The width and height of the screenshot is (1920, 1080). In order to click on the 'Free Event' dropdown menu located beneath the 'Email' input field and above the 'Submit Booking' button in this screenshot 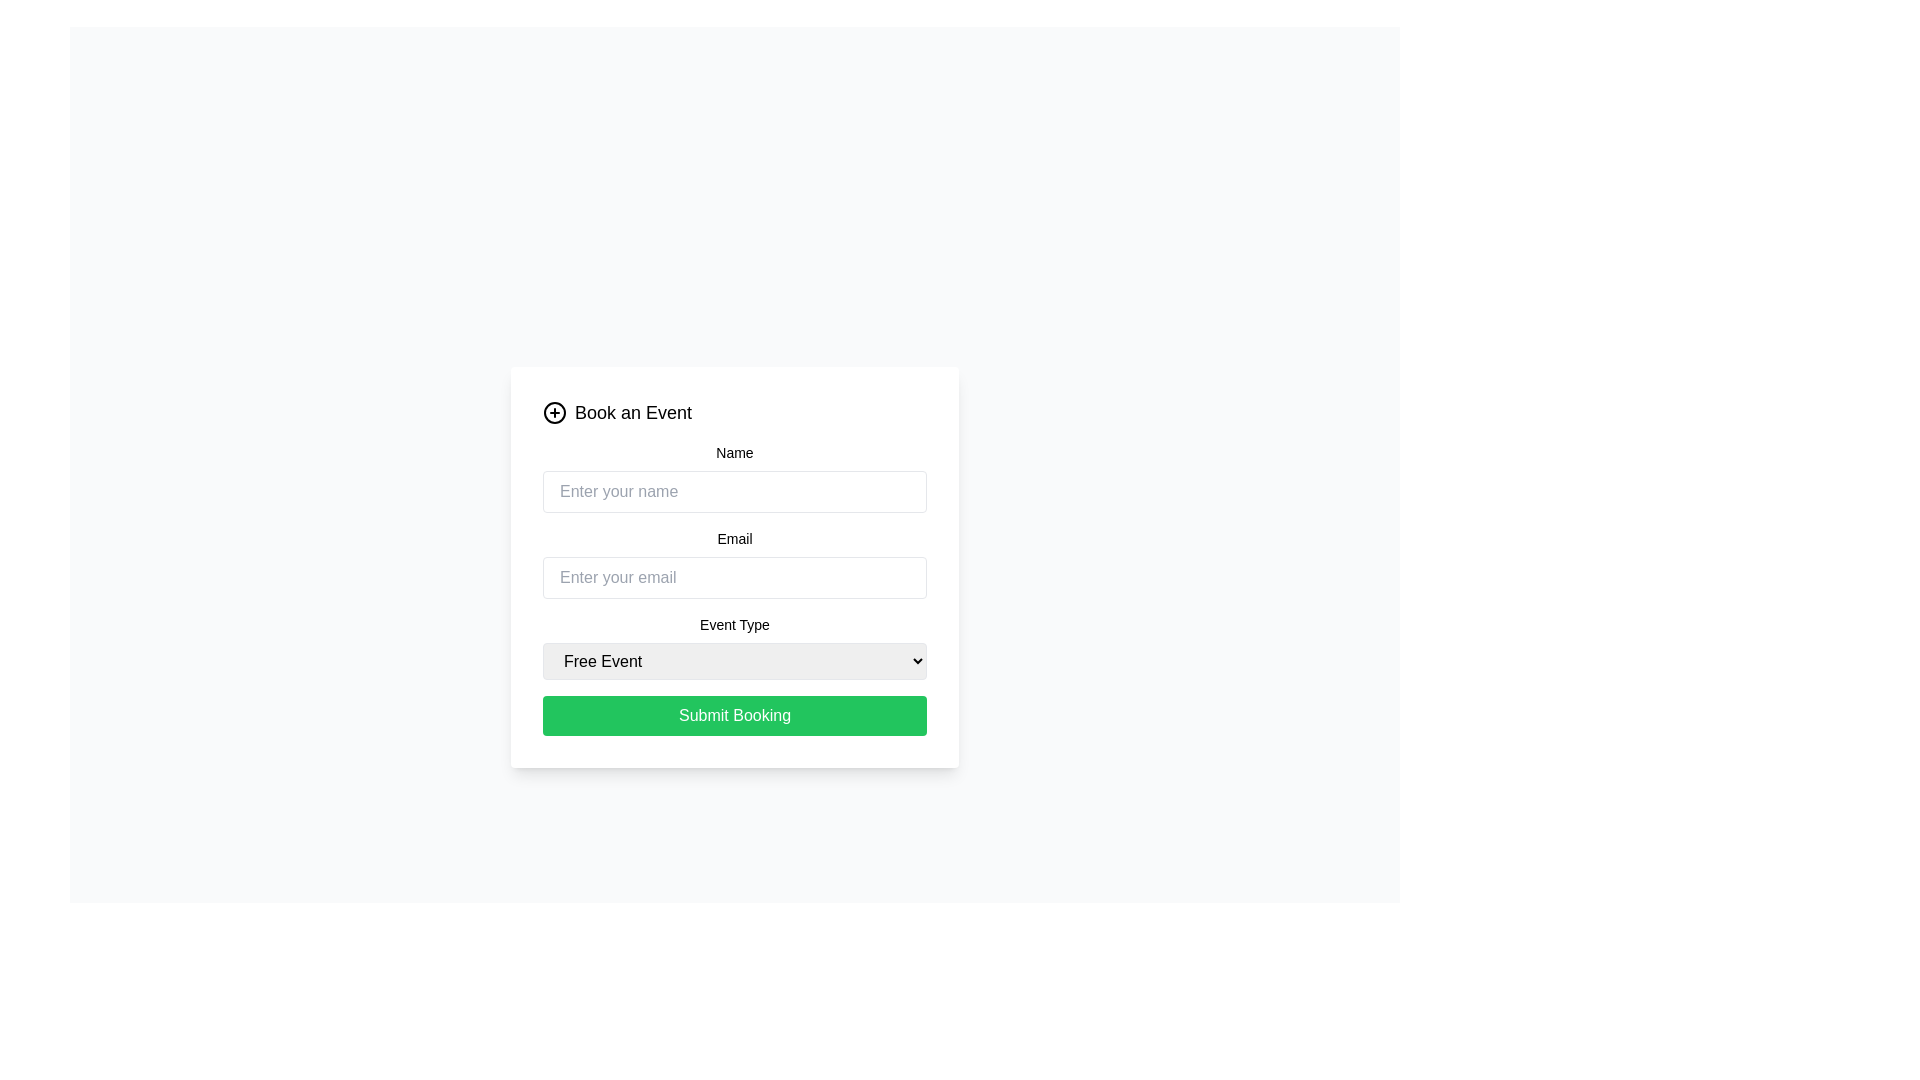, I will do `click(733, 647)`.